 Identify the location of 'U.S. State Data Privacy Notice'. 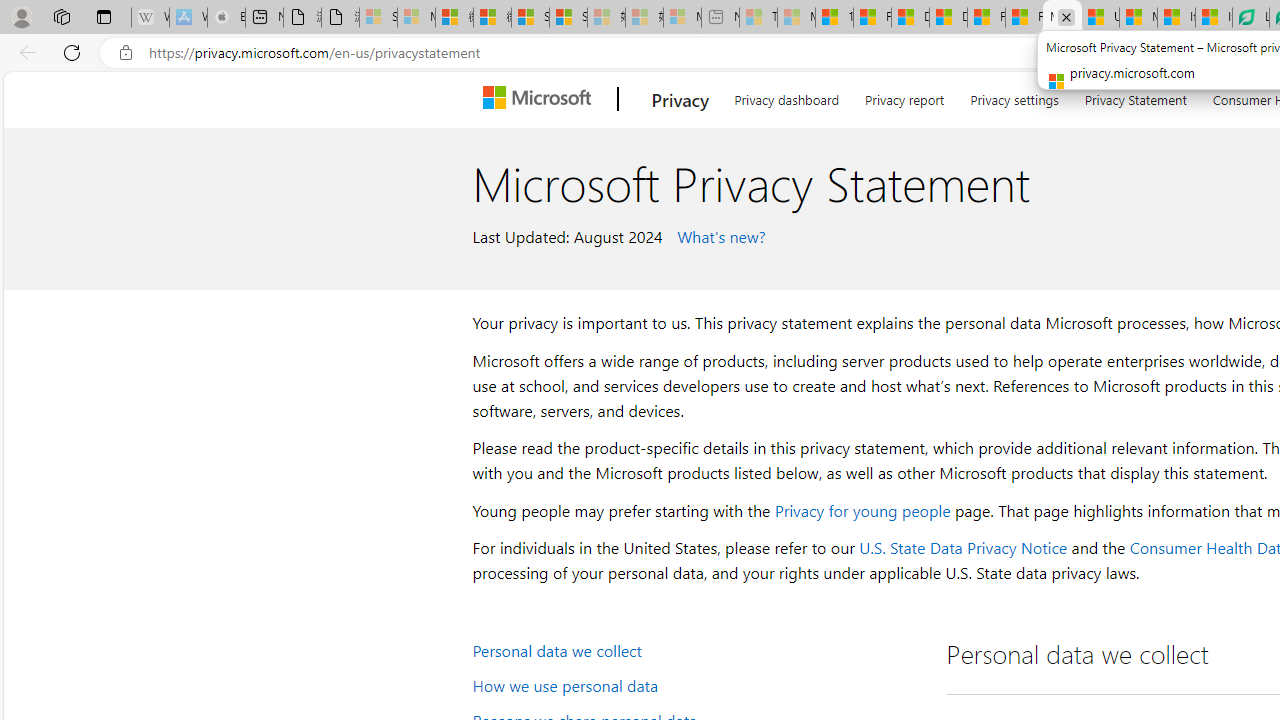
(963, 547).